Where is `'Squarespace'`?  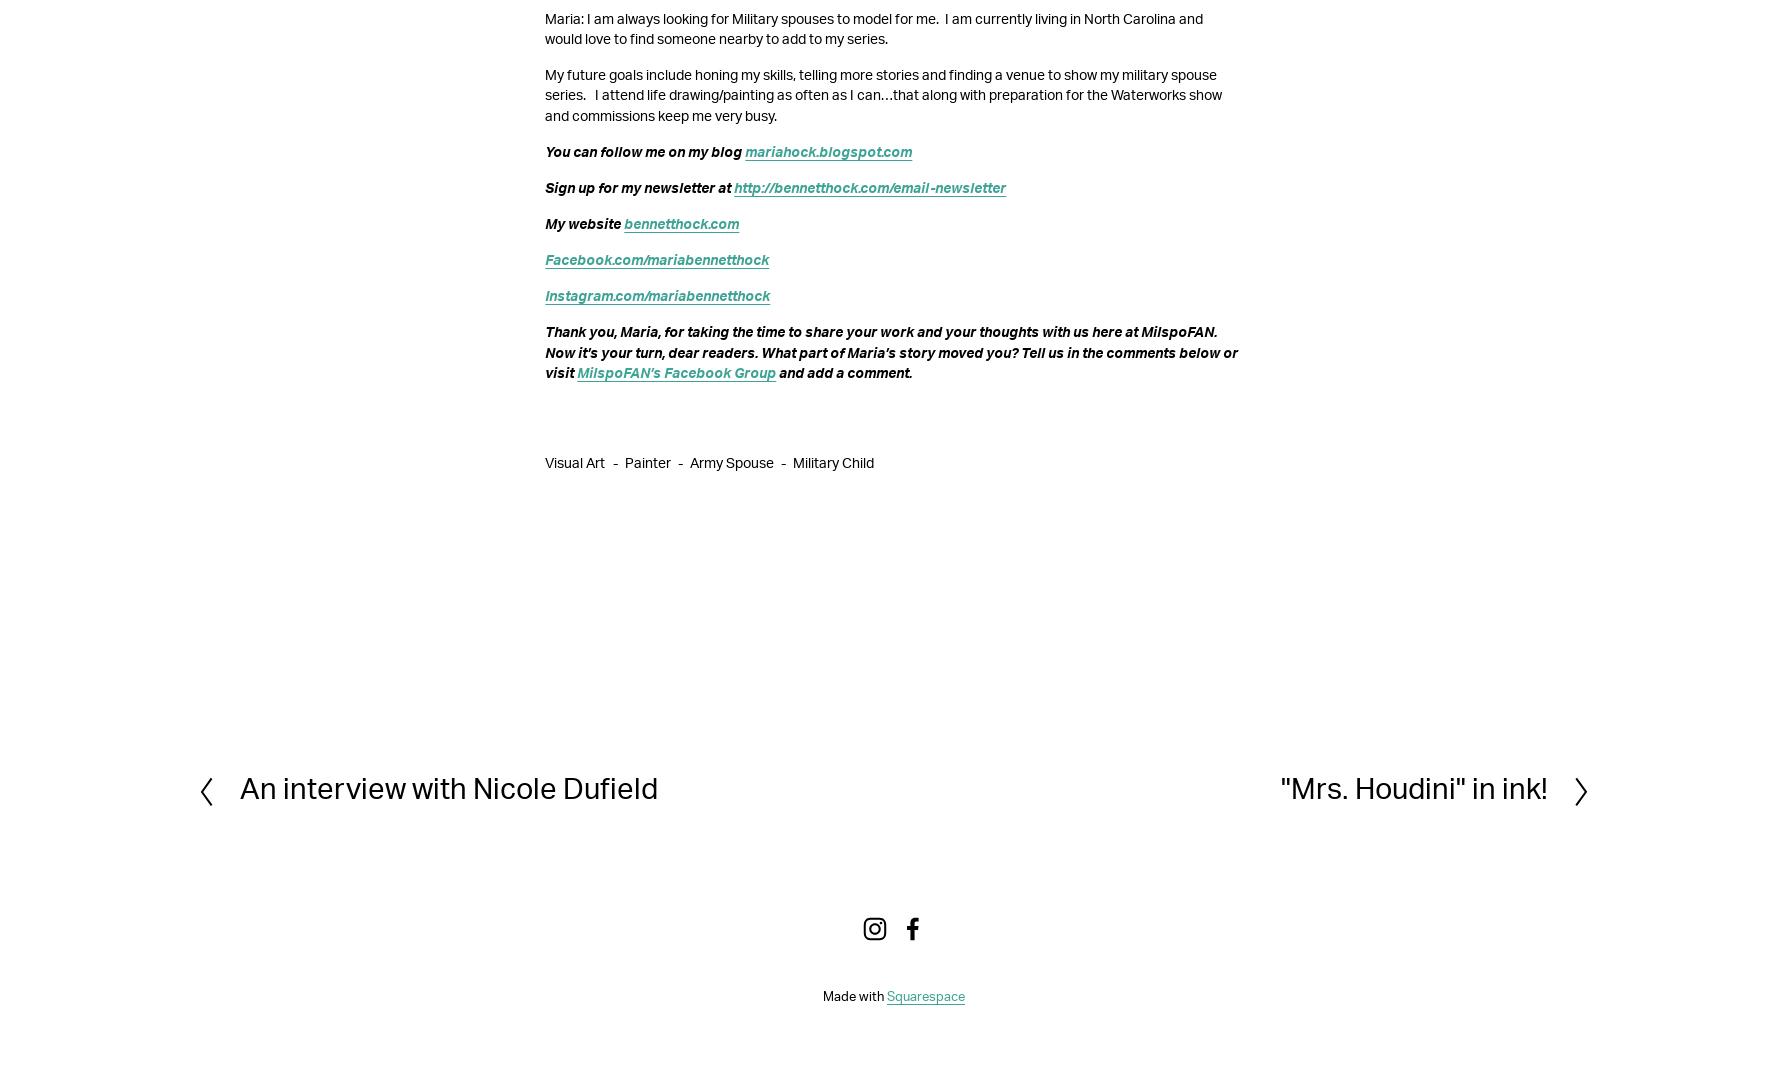
'Squarespace' is located at coordinates (886, 995).